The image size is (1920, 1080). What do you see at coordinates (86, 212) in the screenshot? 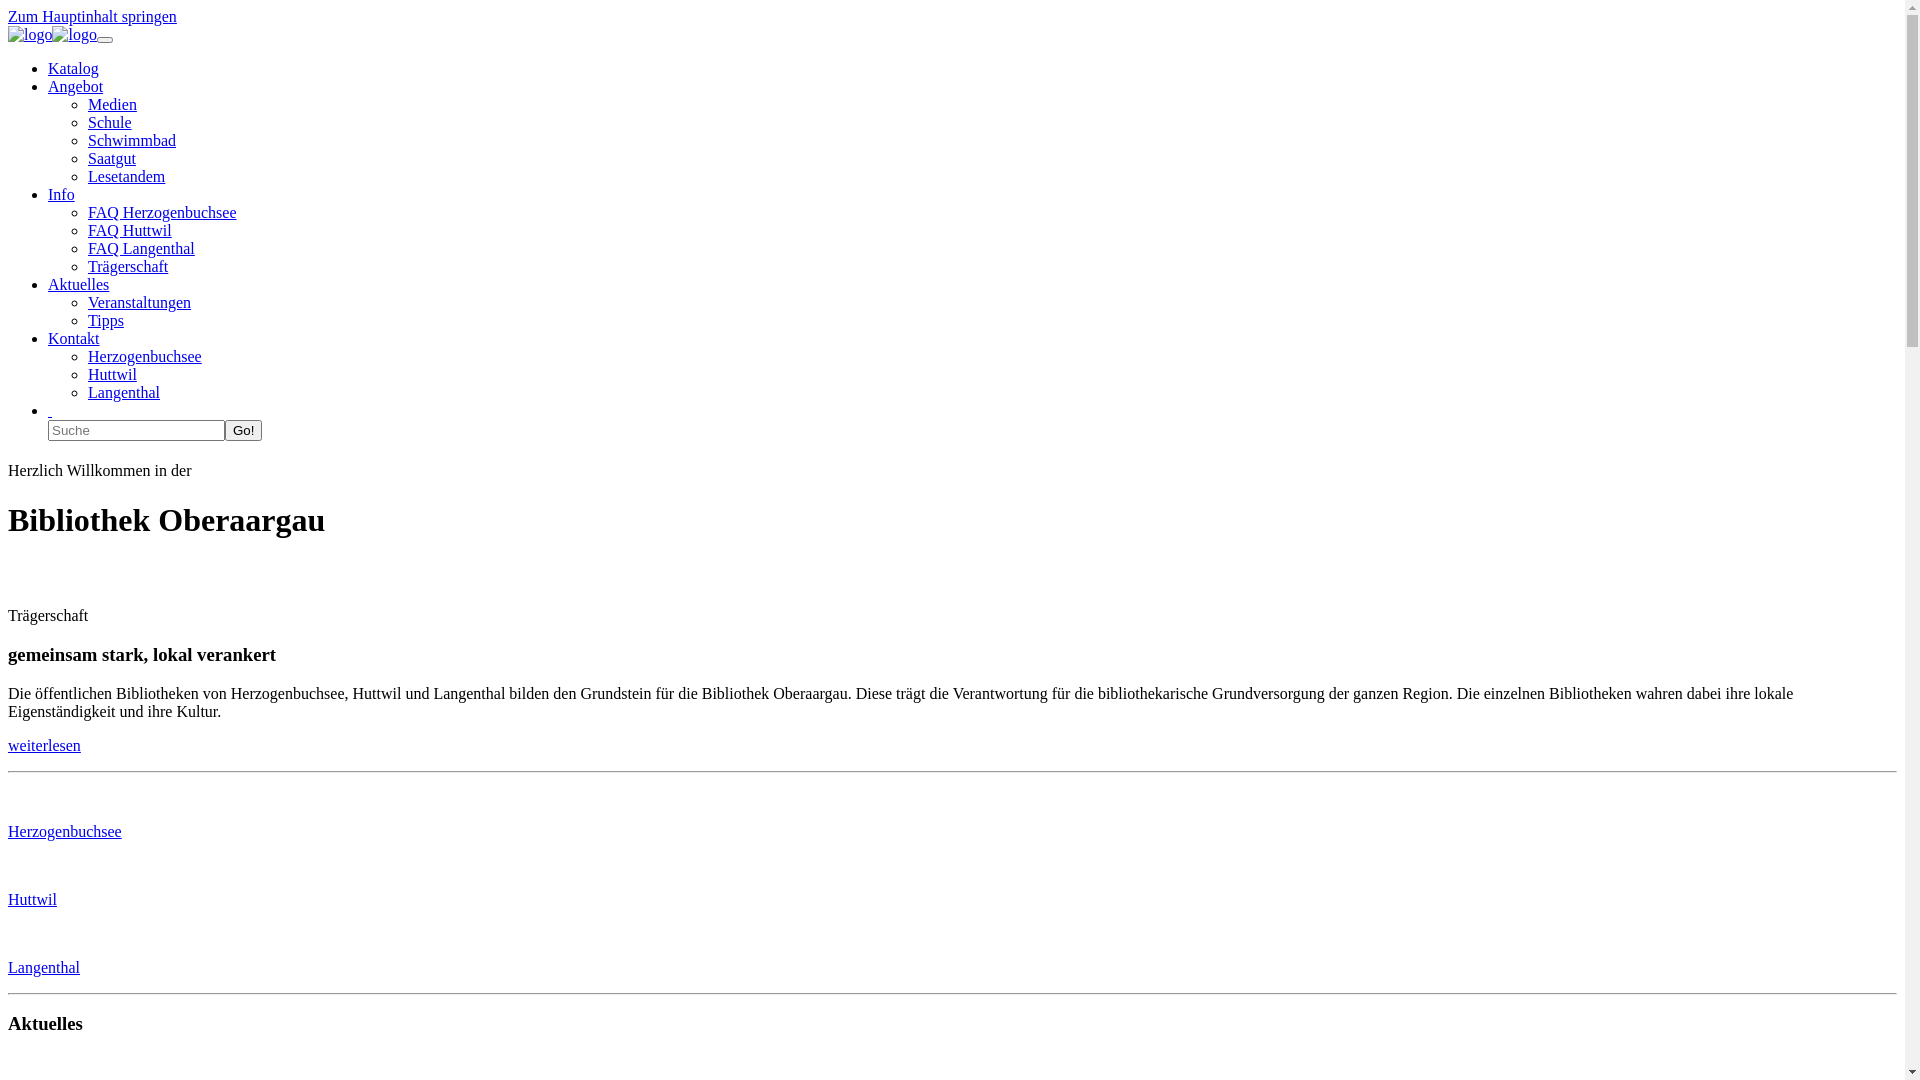
I see `'FAQ Herzogenbuchsee'` at bounding box center [86, 212].